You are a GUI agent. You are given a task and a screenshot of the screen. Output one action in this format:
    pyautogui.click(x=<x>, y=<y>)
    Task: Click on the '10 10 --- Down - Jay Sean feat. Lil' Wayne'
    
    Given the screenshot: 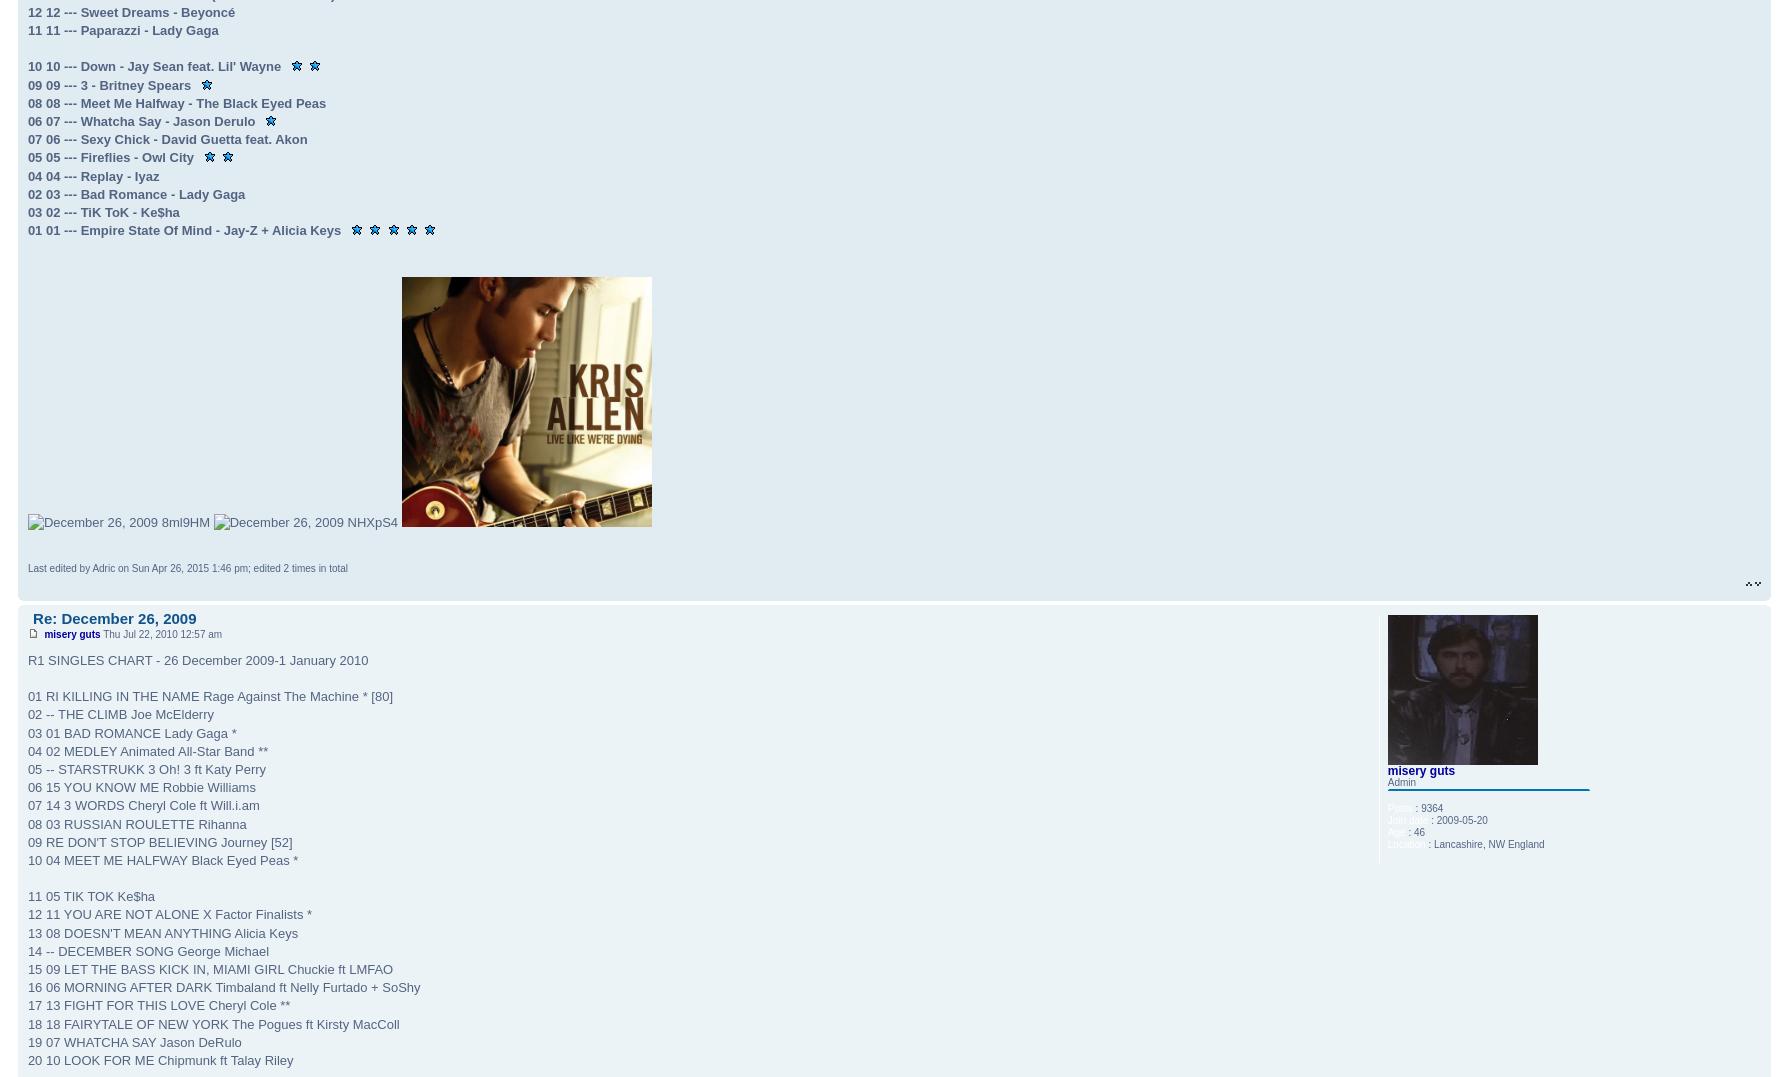 What is the action you would take?
    pyautogui.click(x=159, y=66)
    